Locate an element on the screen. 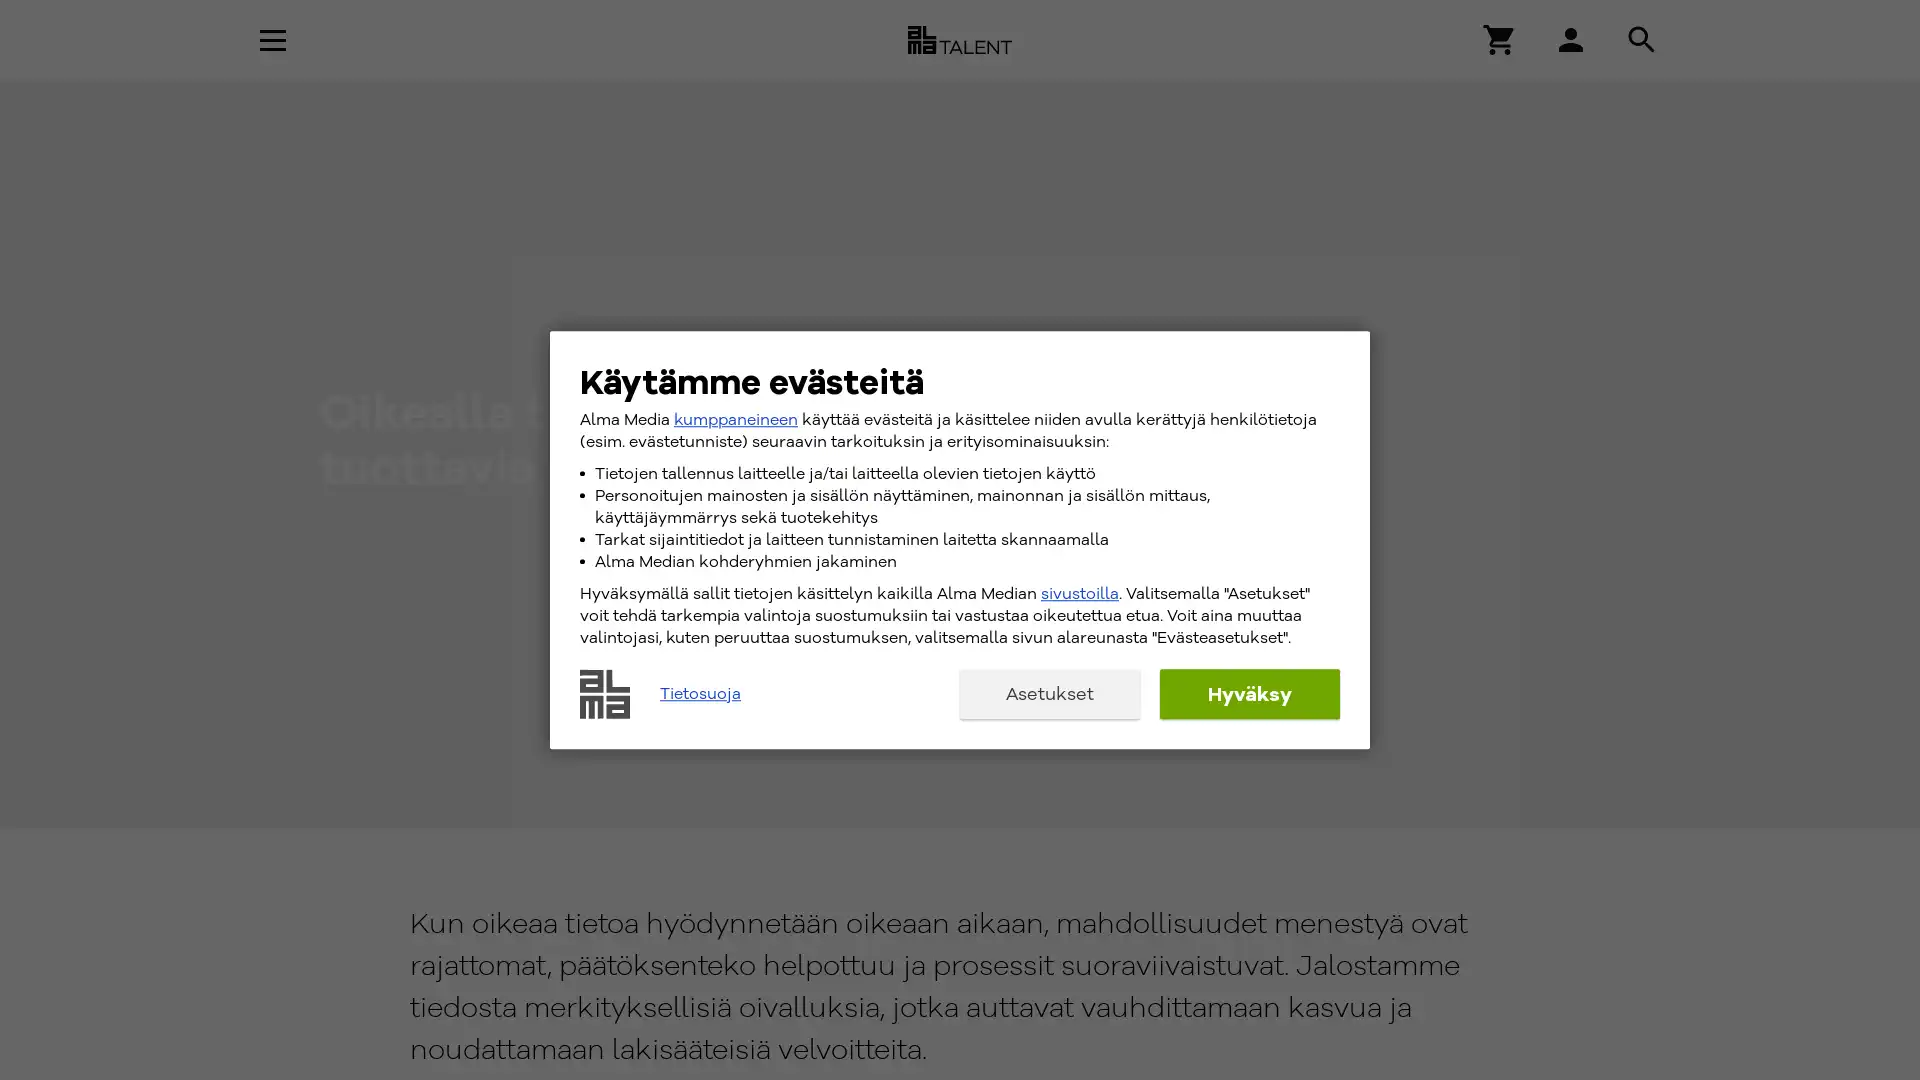  Hae is located at coordinates (1641, 39).